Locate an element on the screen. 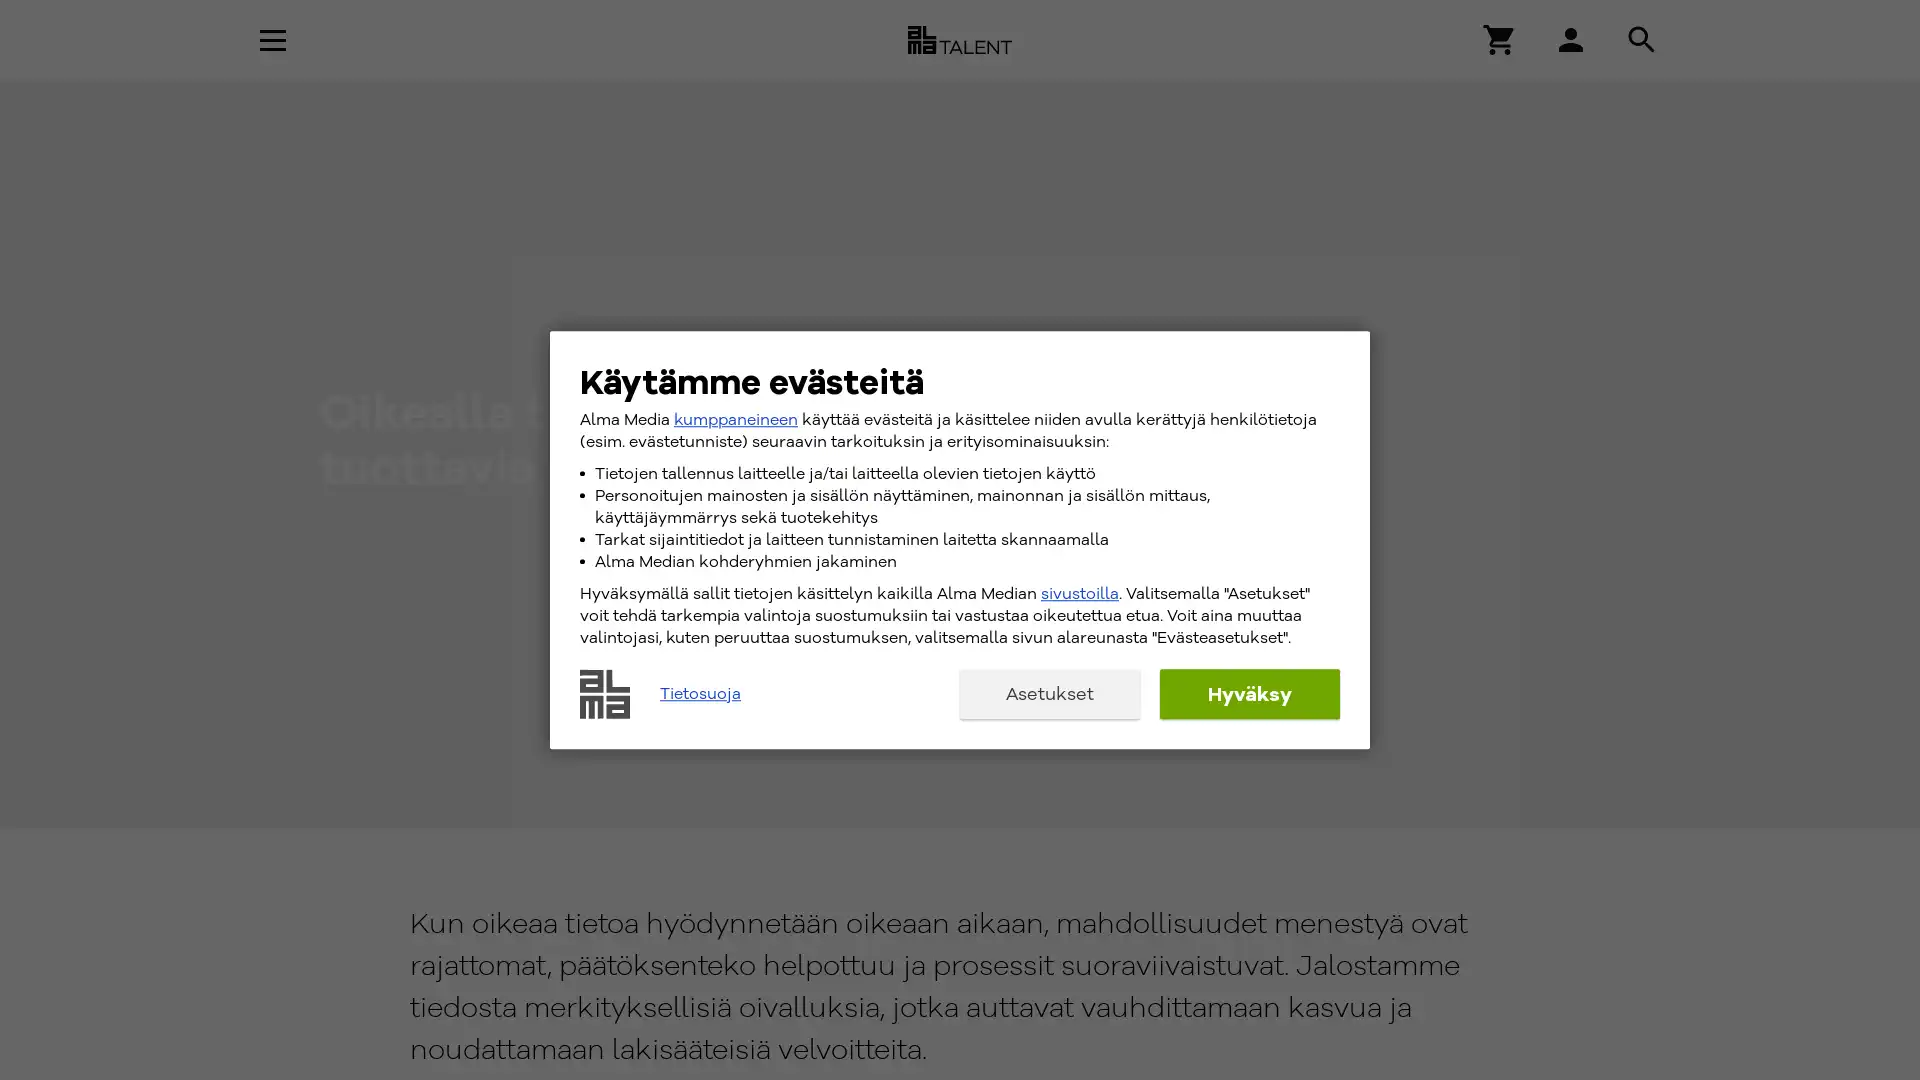  Hae is located at coordinates (1641, 39).